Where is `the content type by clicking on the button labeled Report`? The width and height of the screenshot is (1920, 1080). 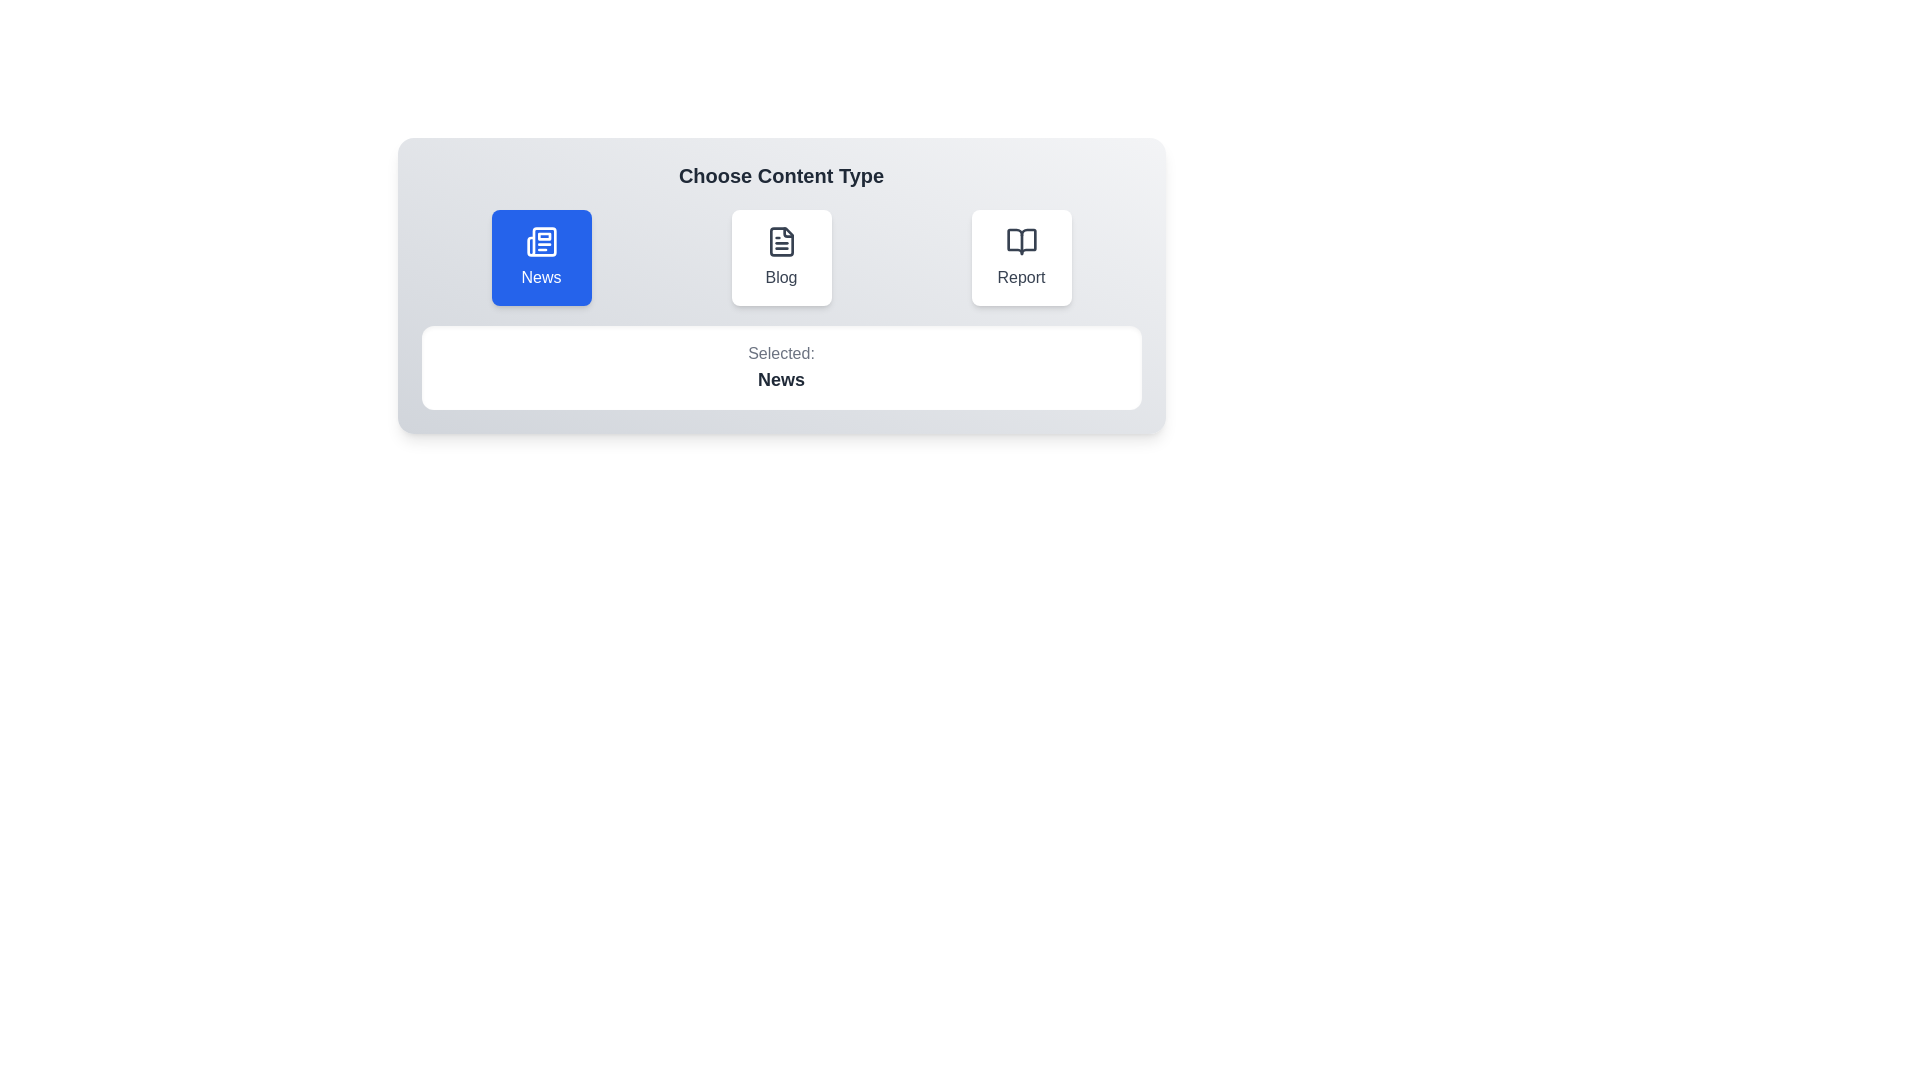 the content type by clicking on the button labeled Report is located at coordinates (1021, 257).